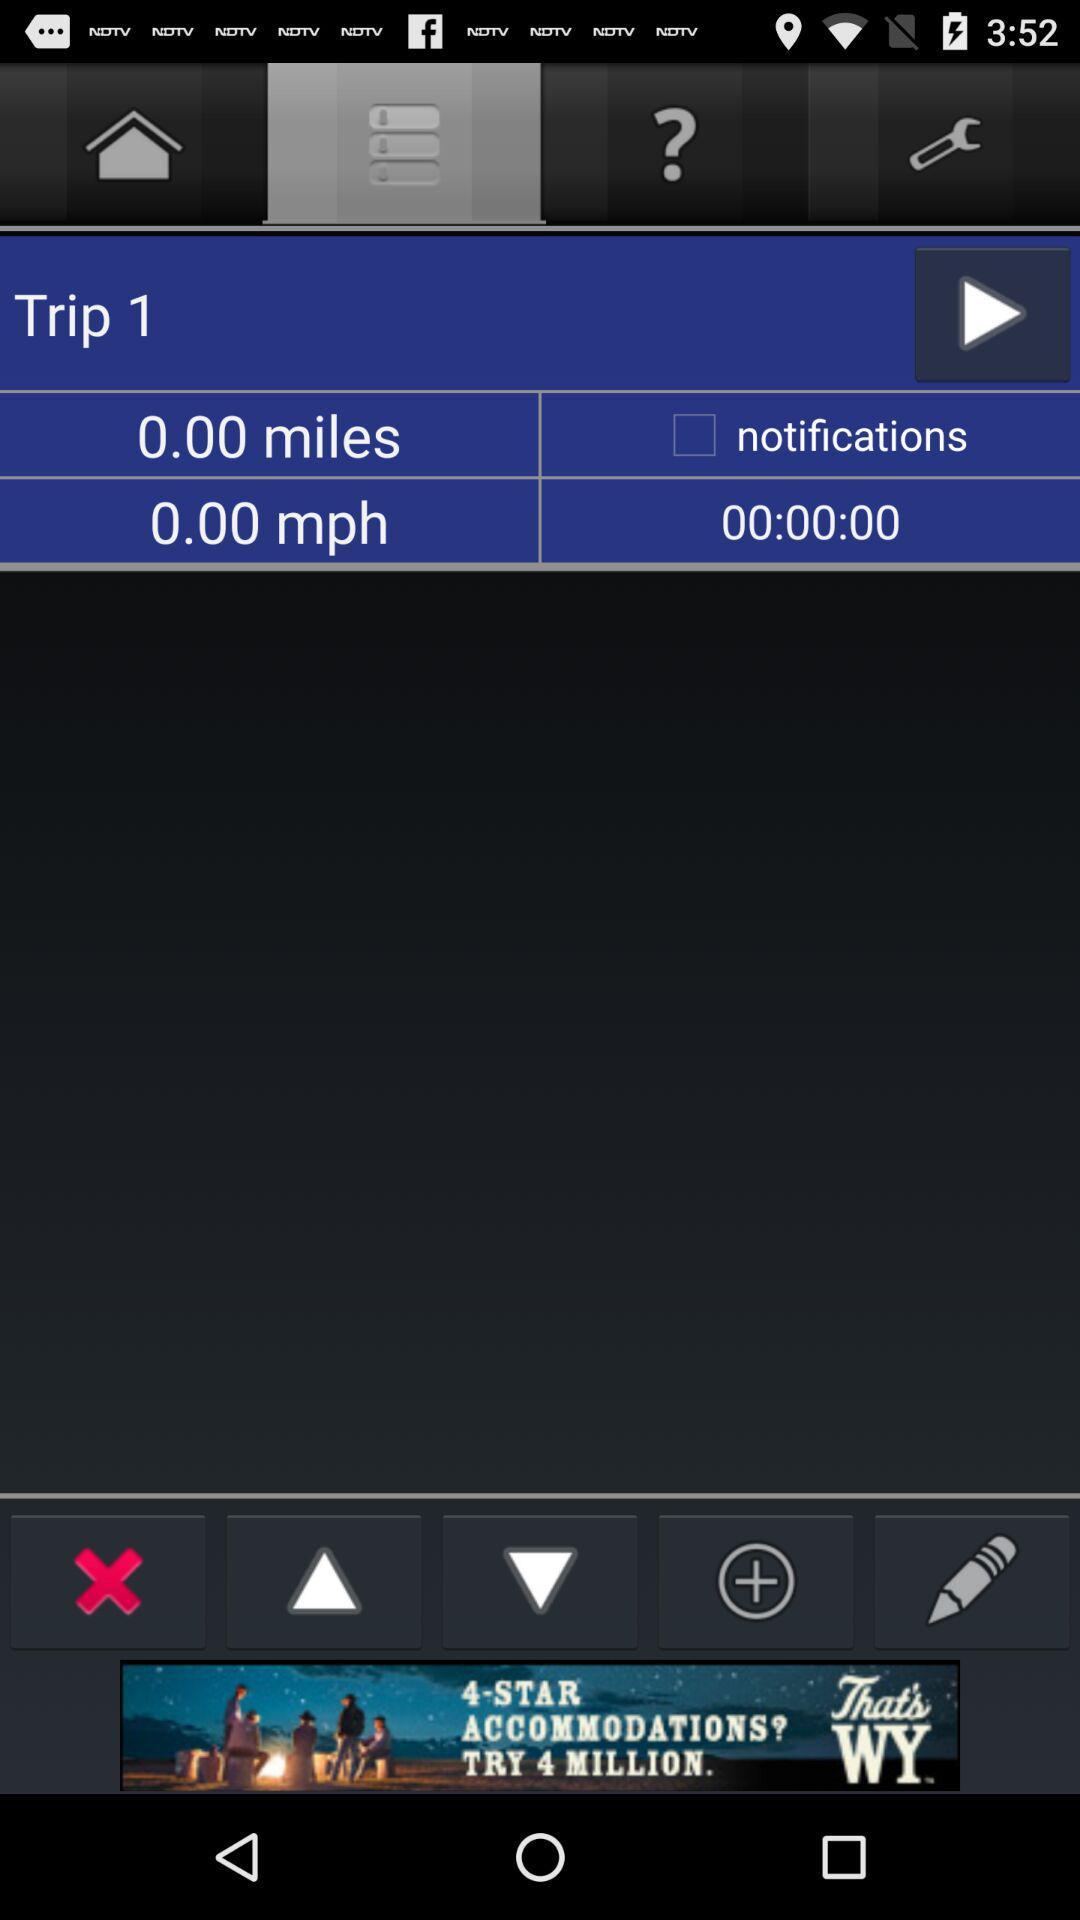 This screenshot has width=1080, height=1920. I want to click on up, so click(323, 1579).